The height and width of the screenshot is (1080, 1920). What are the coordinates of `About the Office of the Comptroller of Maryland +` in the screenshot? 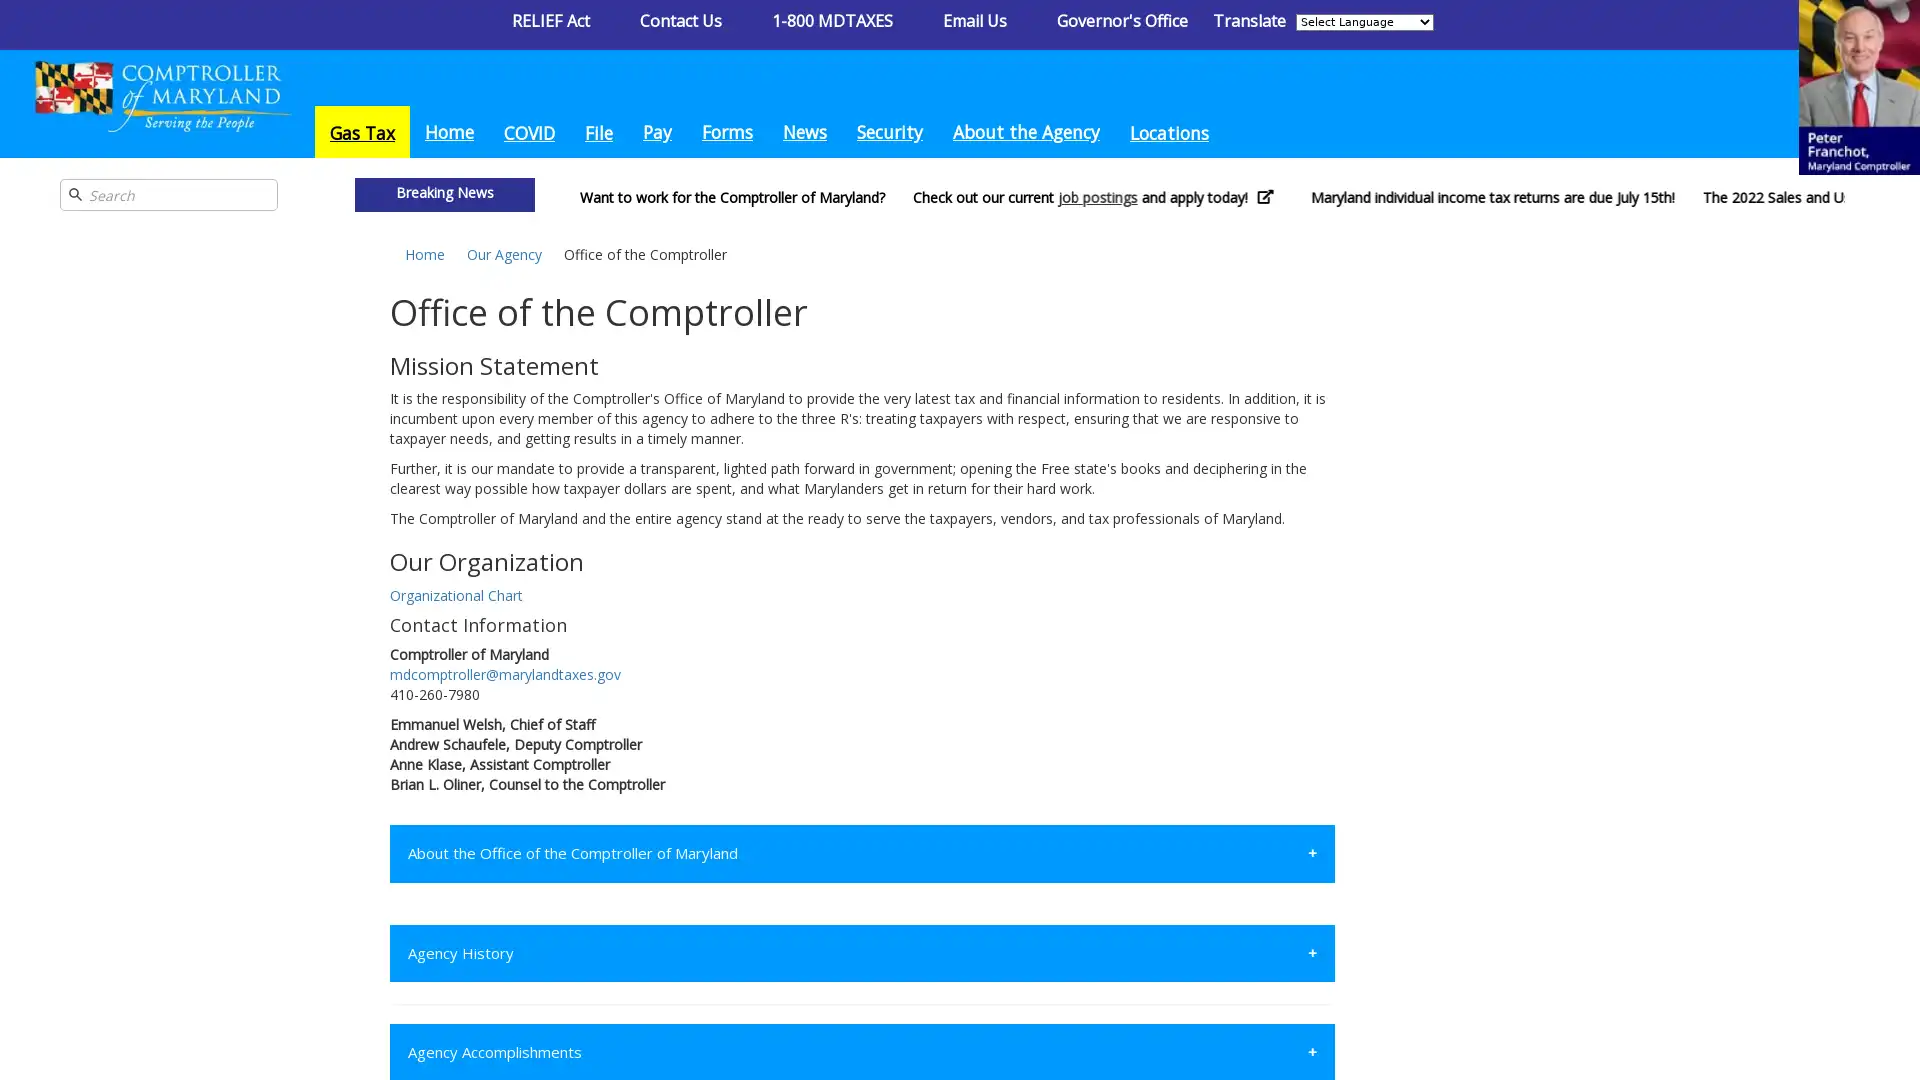 It's located at (862, 853).